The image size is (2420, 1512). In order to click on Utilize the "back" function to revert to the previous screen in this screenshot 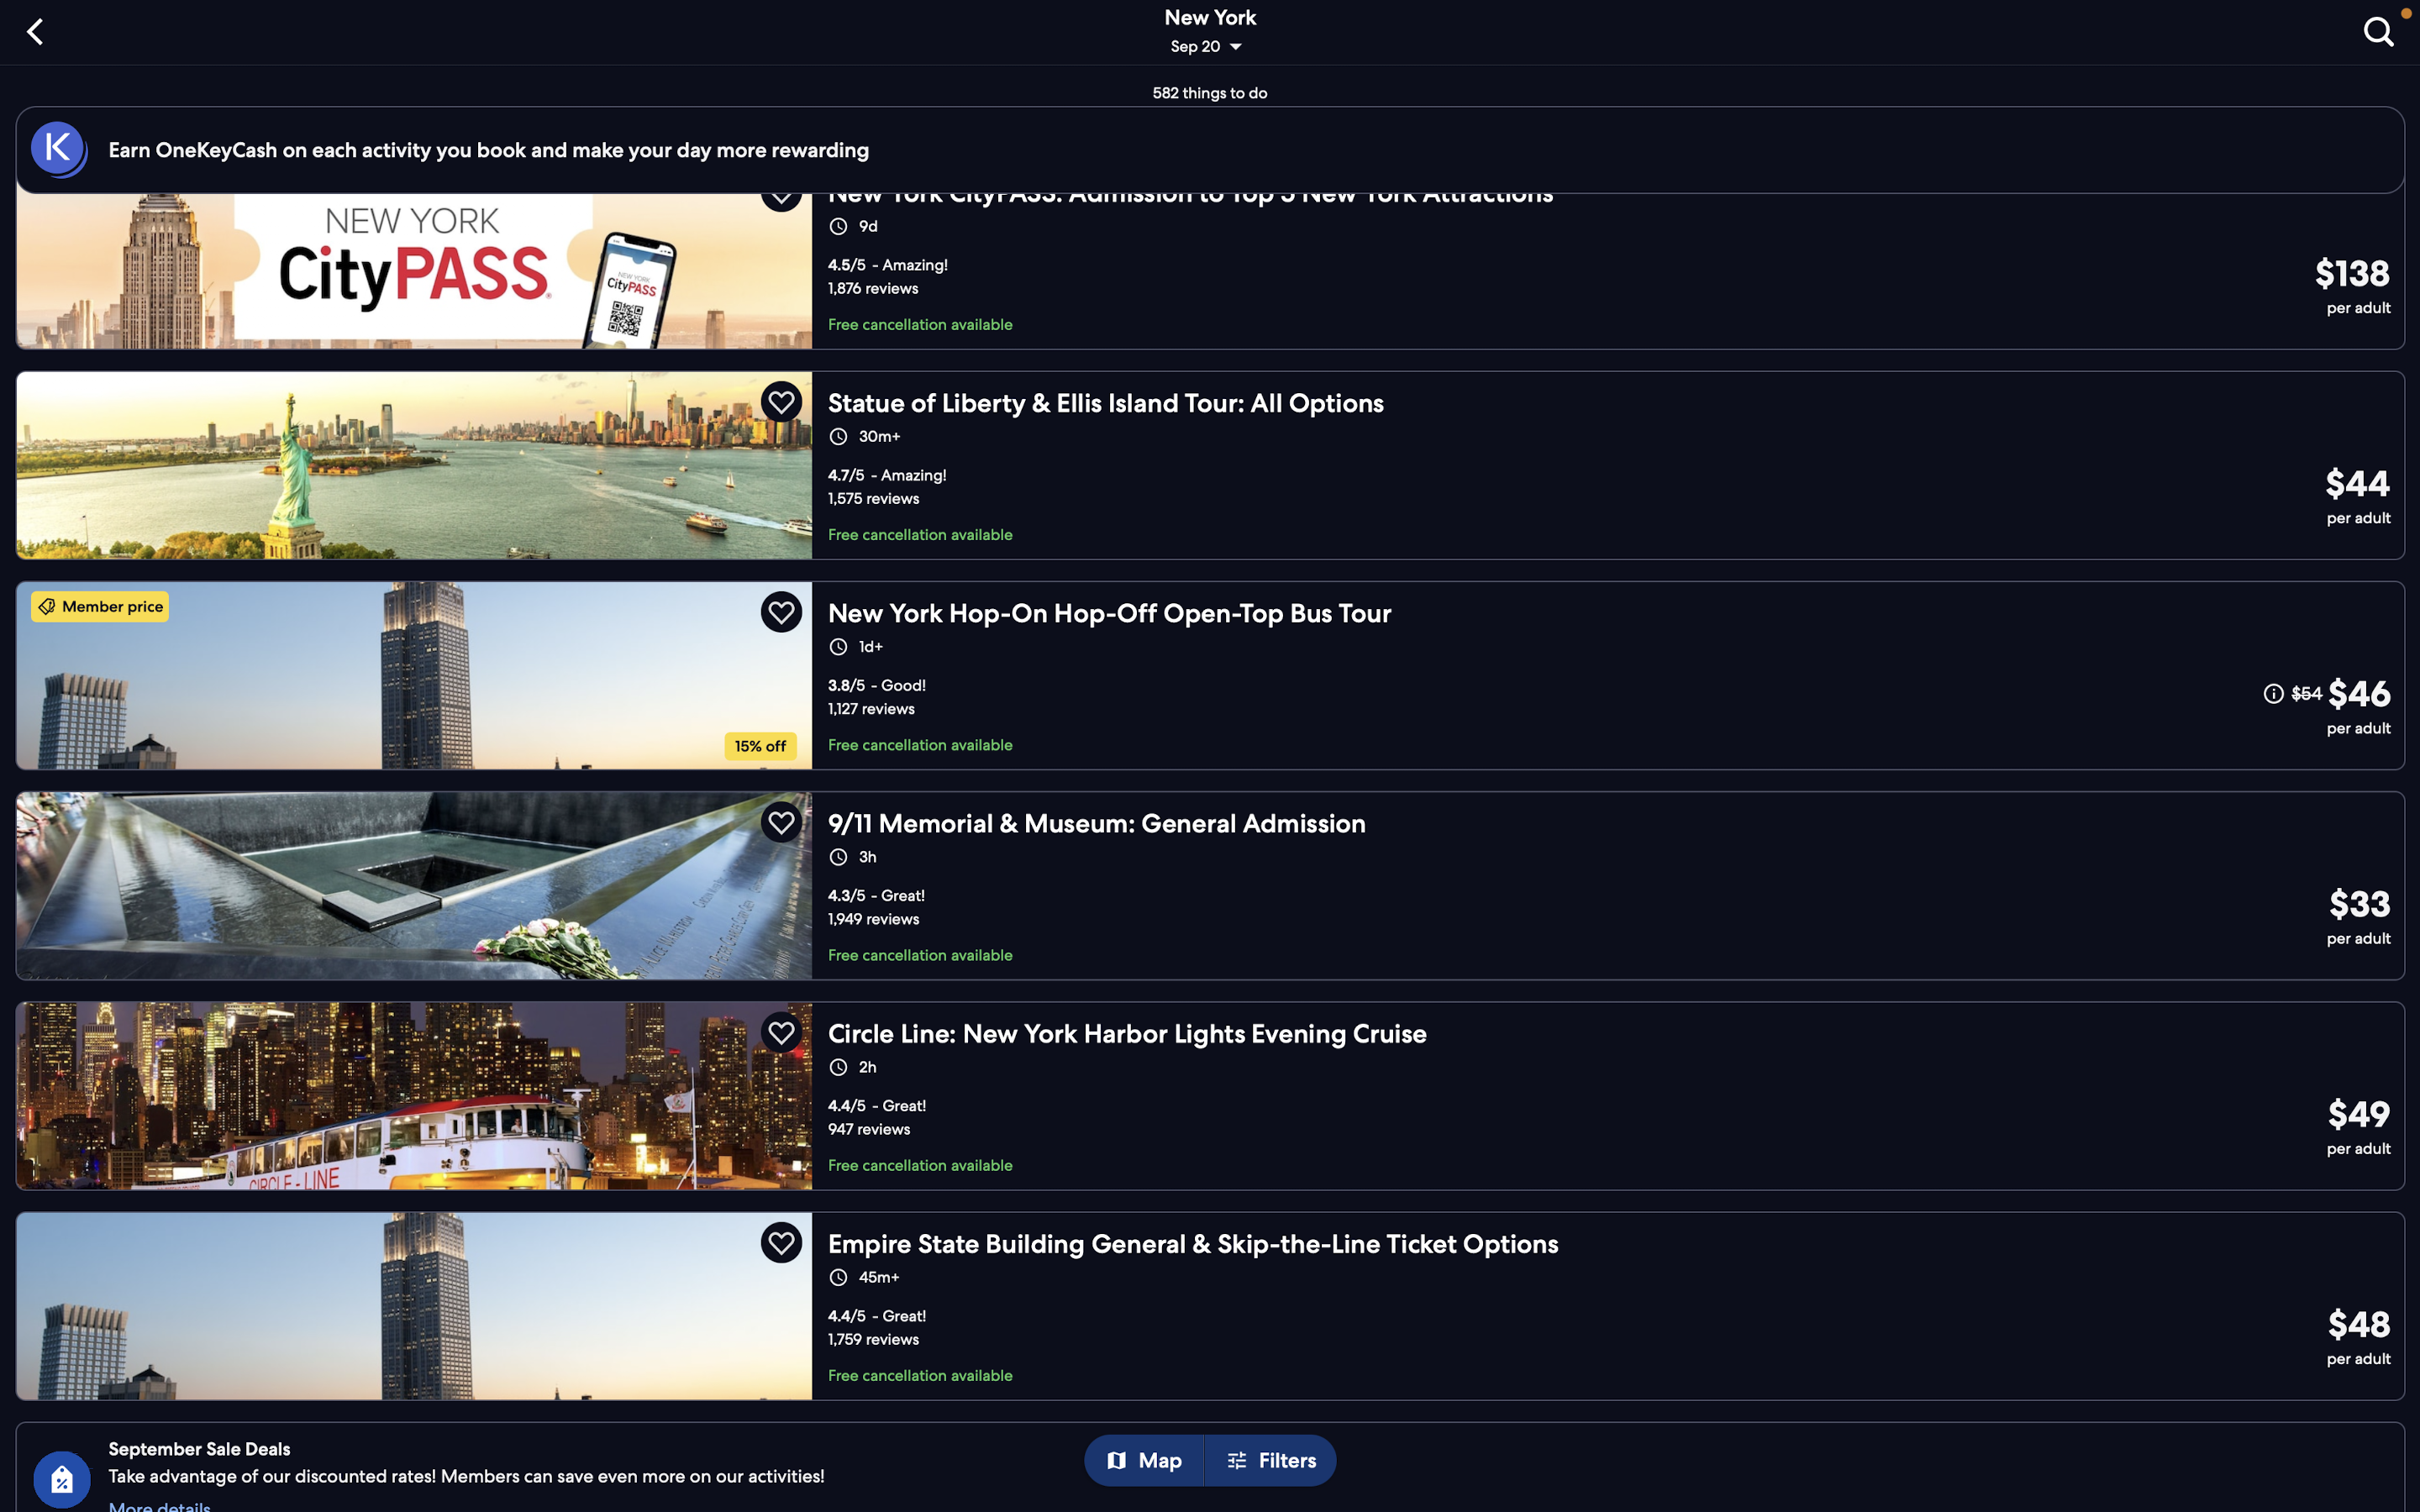, I will do `click(39, 29)`.